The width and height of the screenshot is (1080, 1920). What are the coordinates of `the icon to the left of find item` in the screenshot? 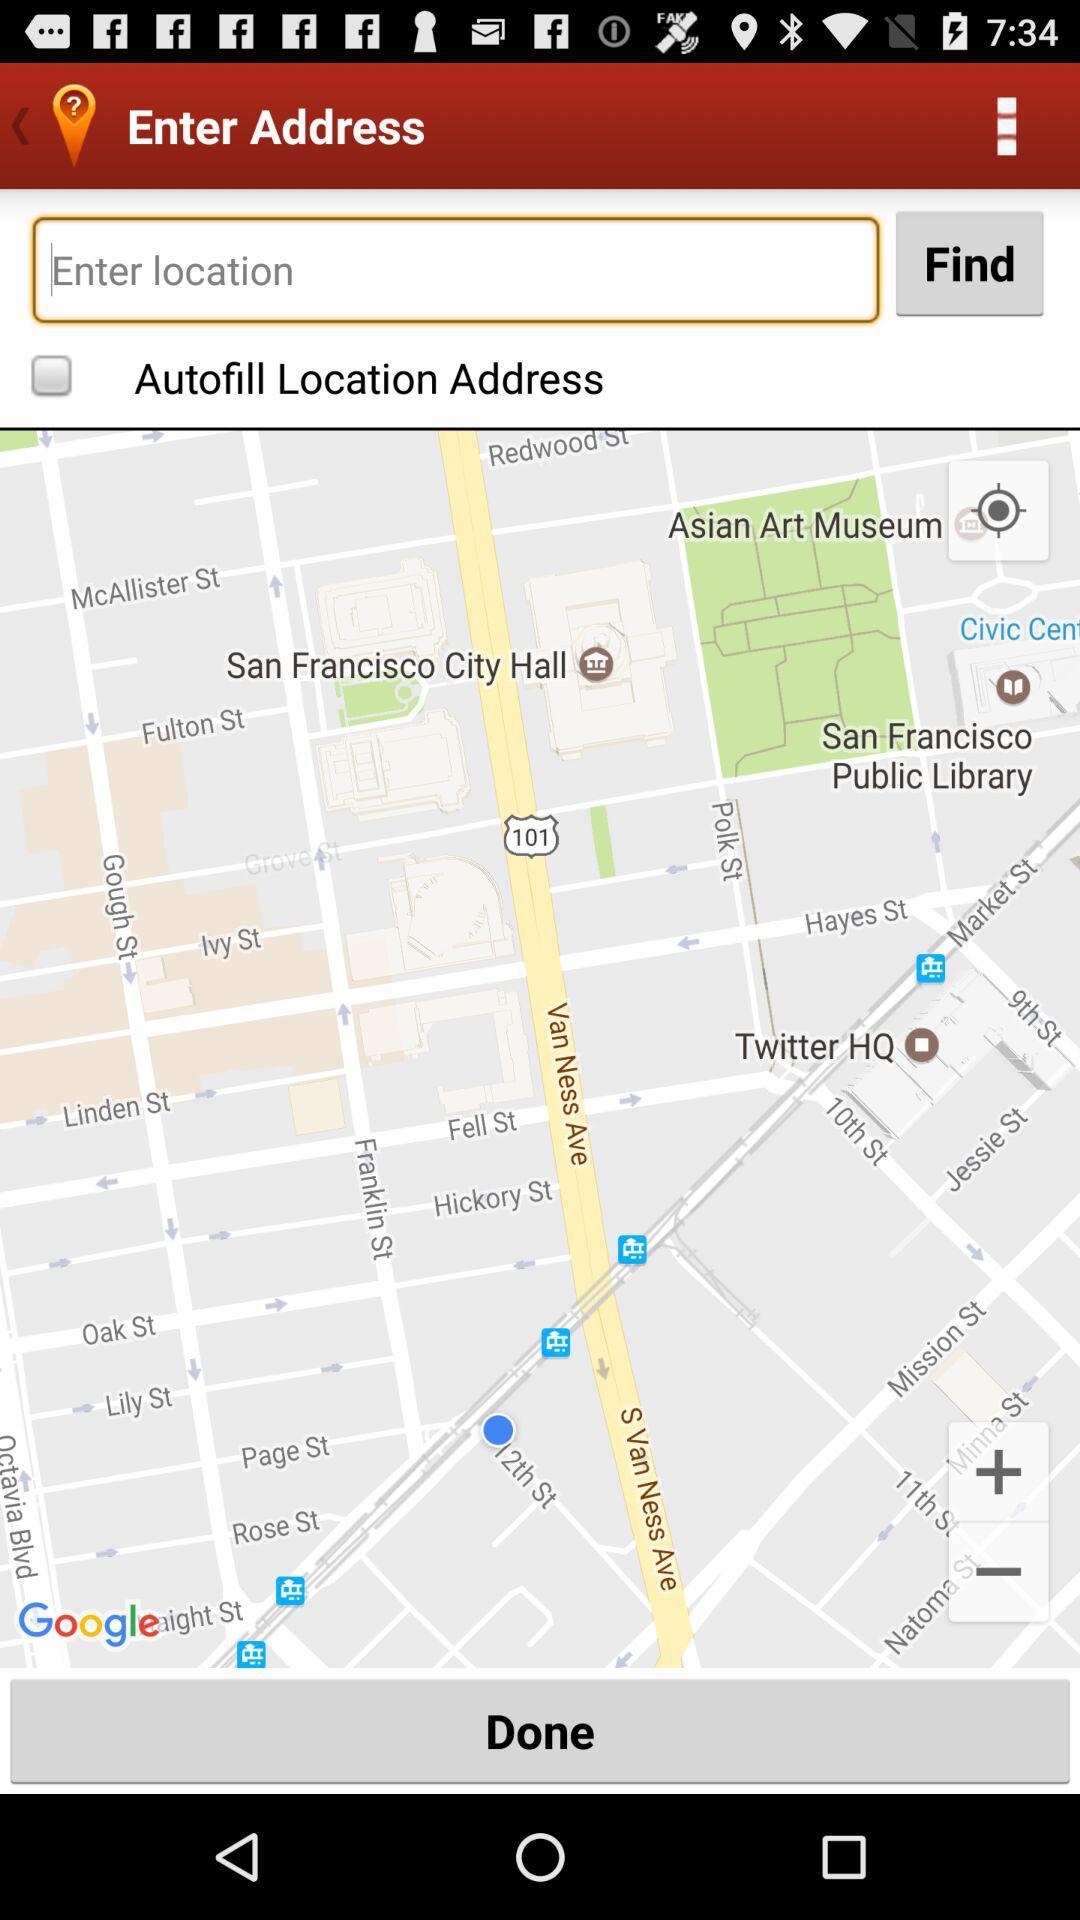 It's located at (455, 268).